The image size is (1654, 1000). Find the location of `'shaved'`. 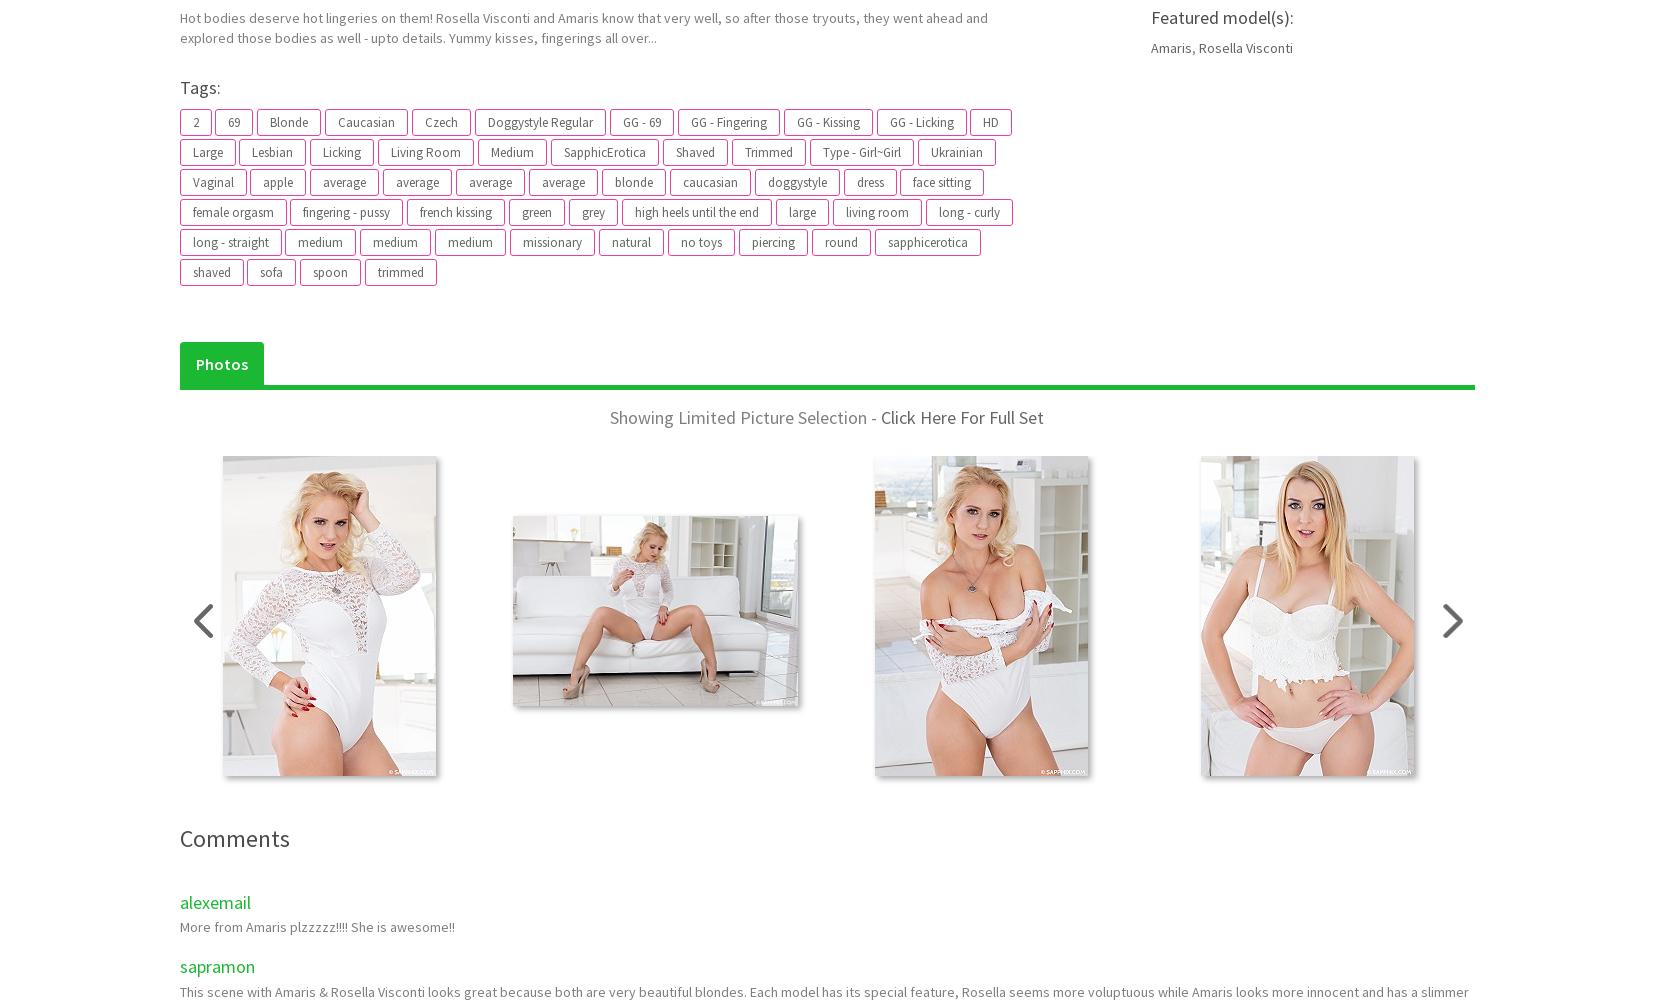

'shaved' is located at coordinates (191, 271).